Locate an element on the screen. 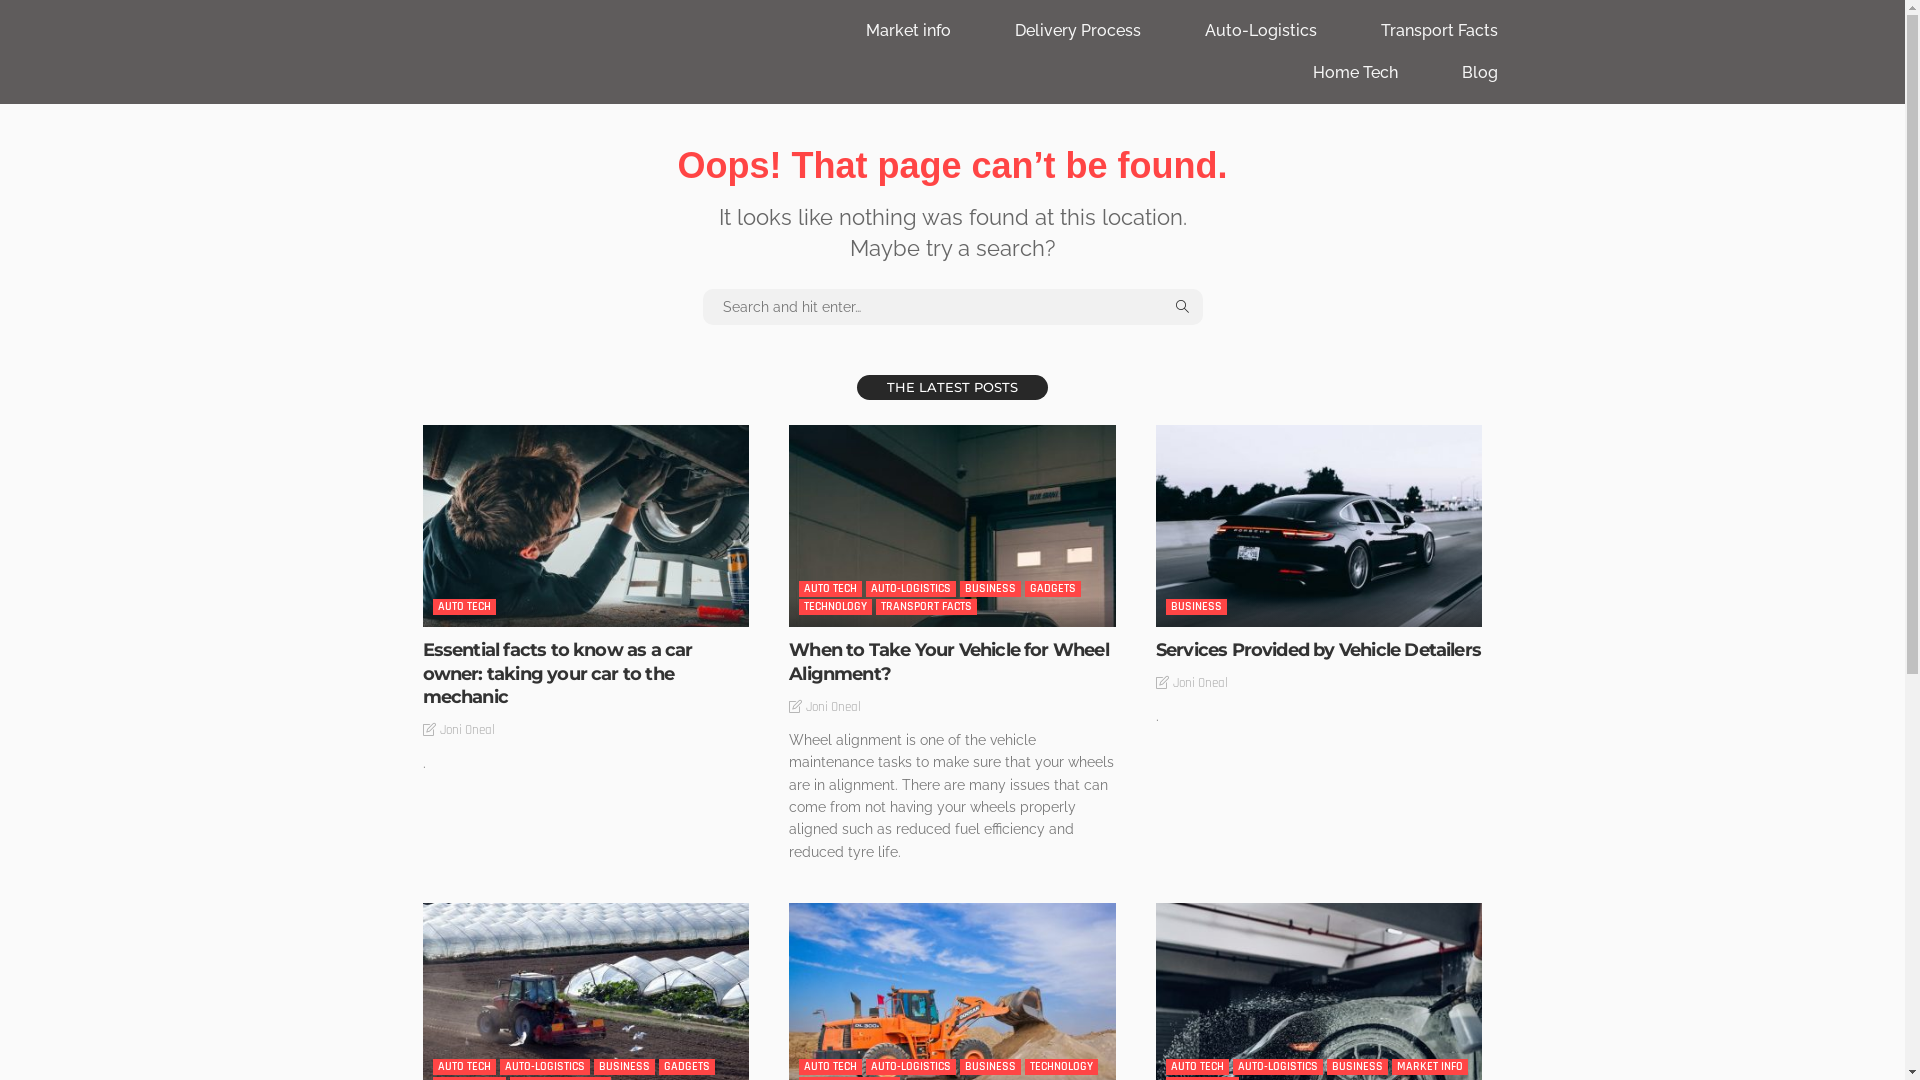  'search for:' is located at coordinates (950, 307).